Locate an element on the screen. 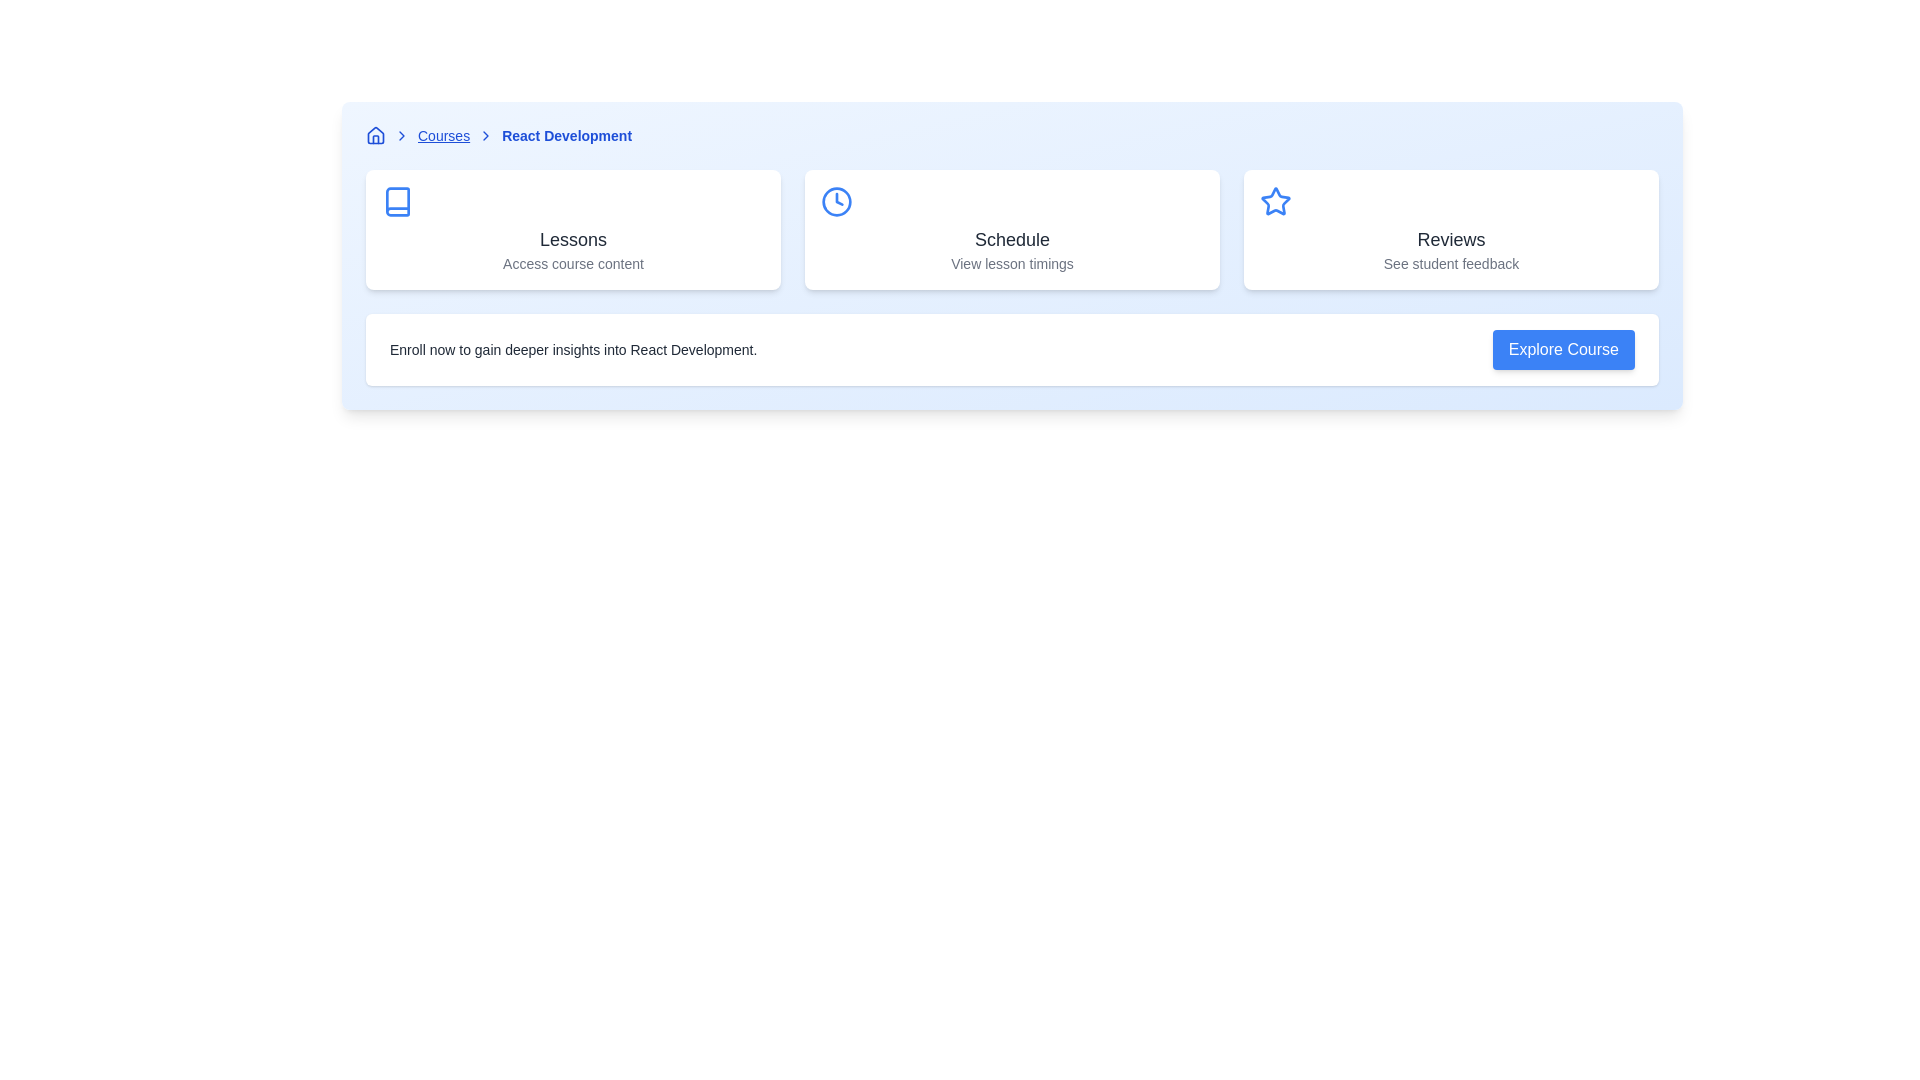 This screenshot has width=1920, height=1080. the breadcrumb text indicator that signifies the current page or section in the navigation system, located to the right of the 'Courses' link and a chevron icon in the upper-left corner of the interface is located at coordinates (566, 135).